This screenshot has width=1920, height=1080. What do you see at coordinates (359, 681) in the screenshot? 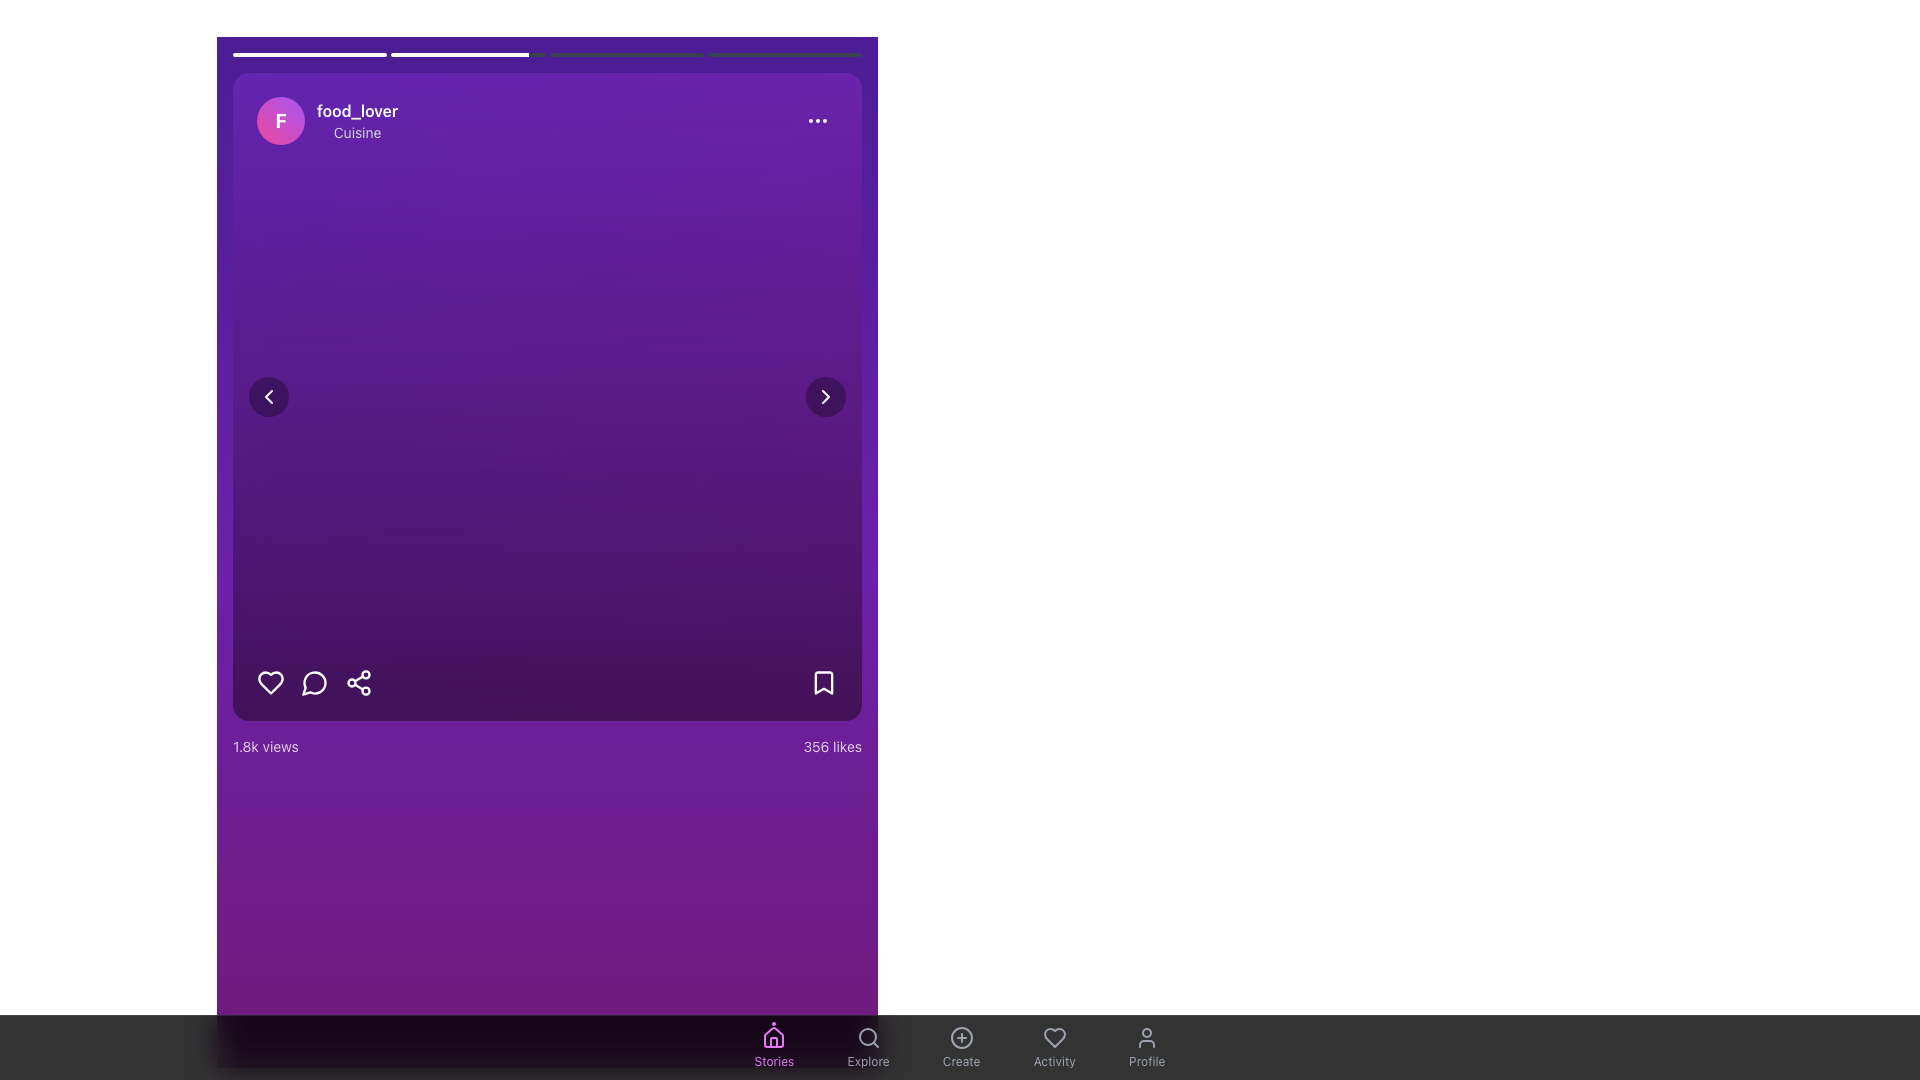
I see `the third button in the horizontal sequence of icons at the bottom of the content card` at bounding box center [359, 681].